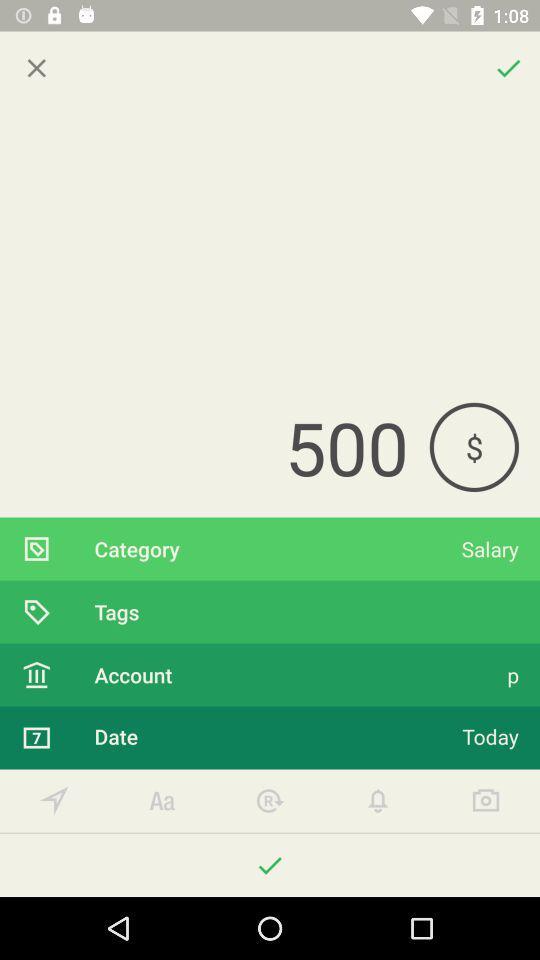 This screenshot has width=540, height=960. Describe the element at coordinates (378, 801) in the screenshot. I see `turn on notifications for credit account` at that location.